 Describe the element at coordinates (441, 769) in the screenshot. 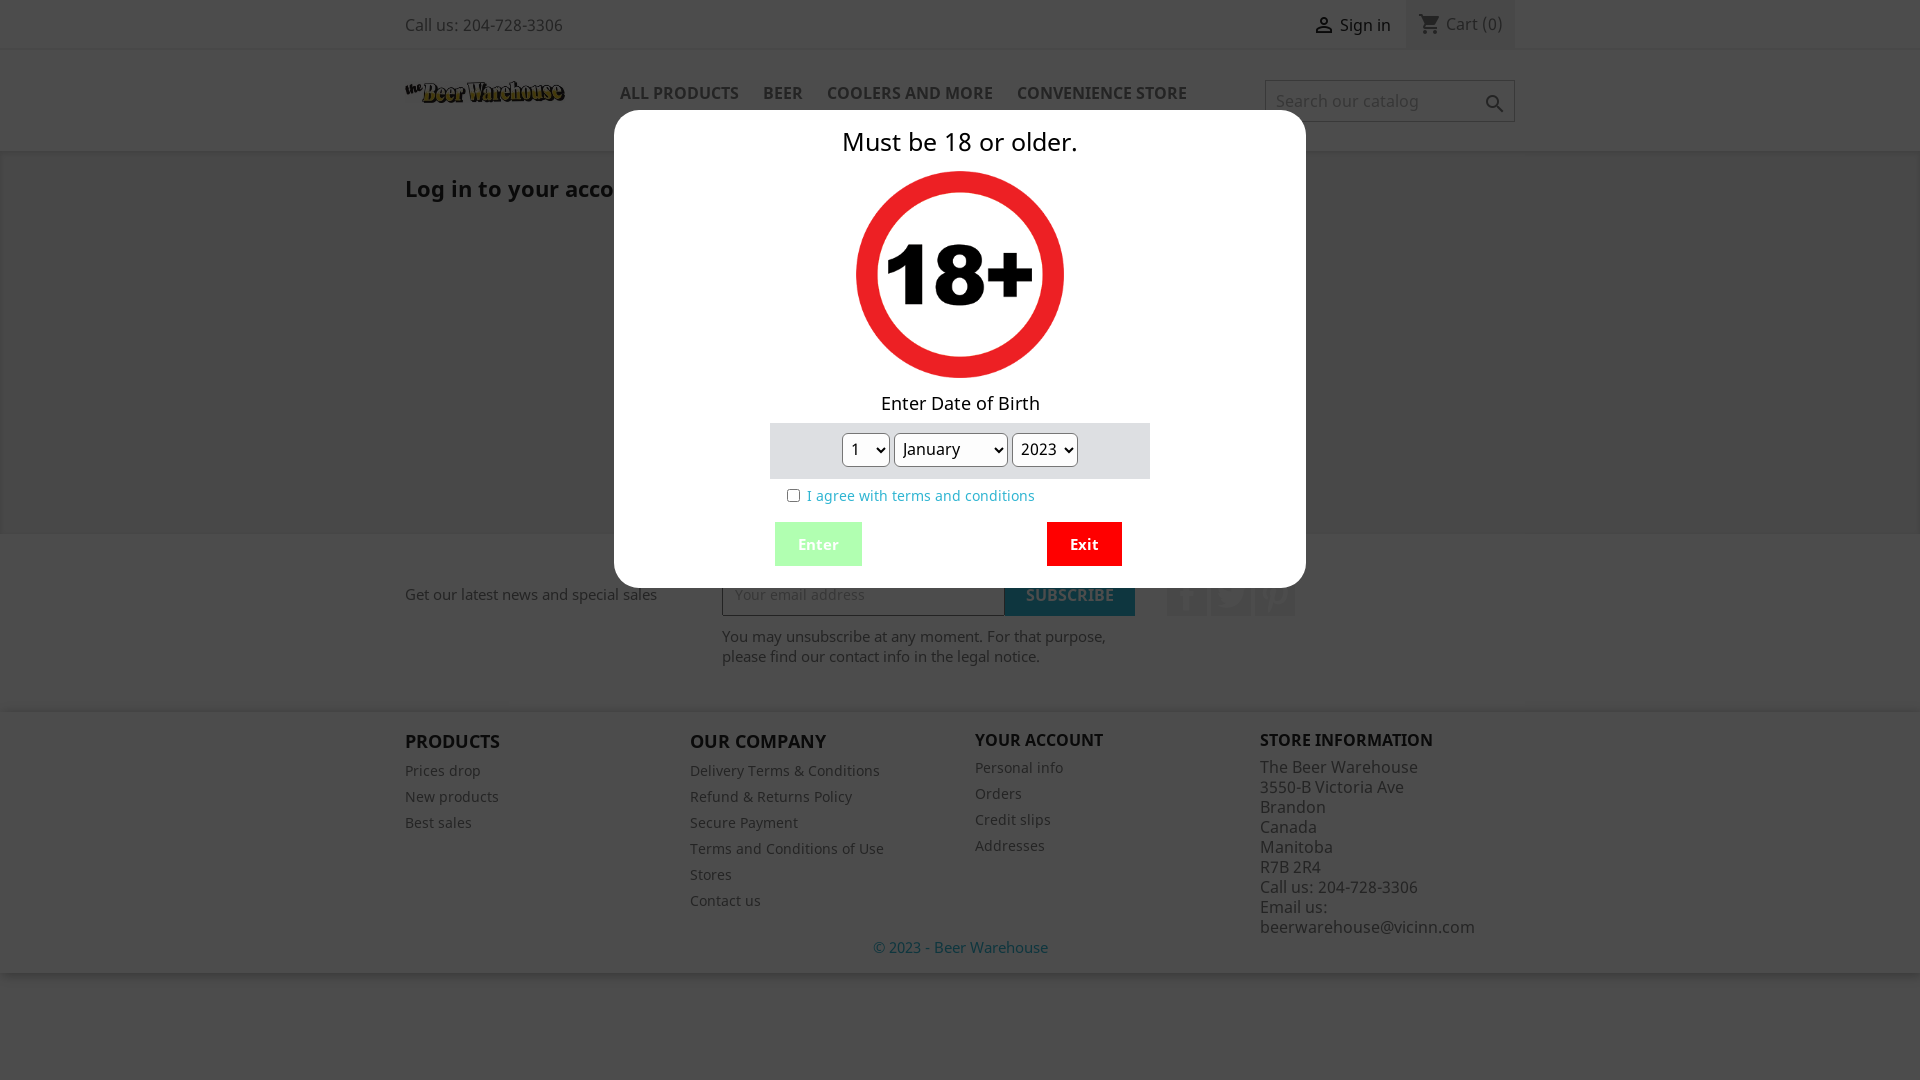

I see `'Prices drop'` at that location.